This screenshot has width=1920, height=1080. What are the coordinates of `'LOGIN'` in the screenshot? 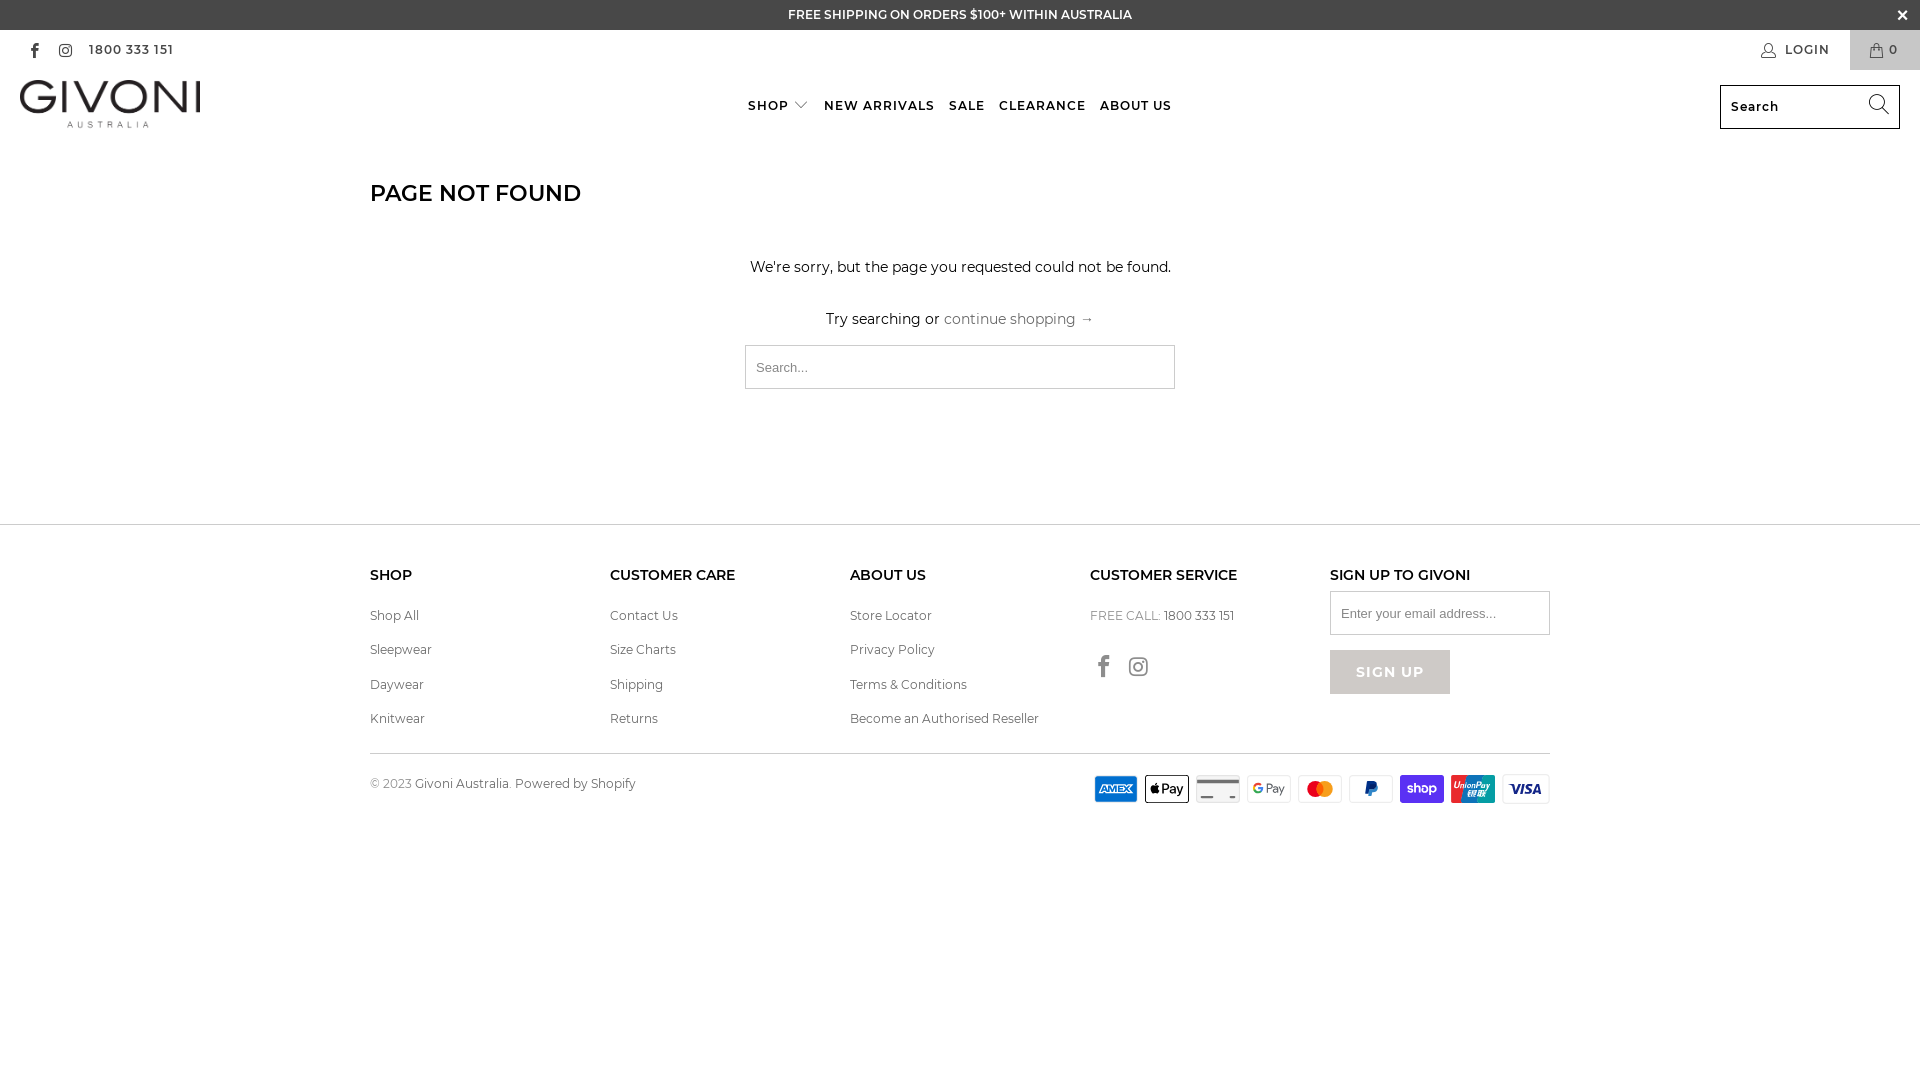 It's located at (1796, 49).